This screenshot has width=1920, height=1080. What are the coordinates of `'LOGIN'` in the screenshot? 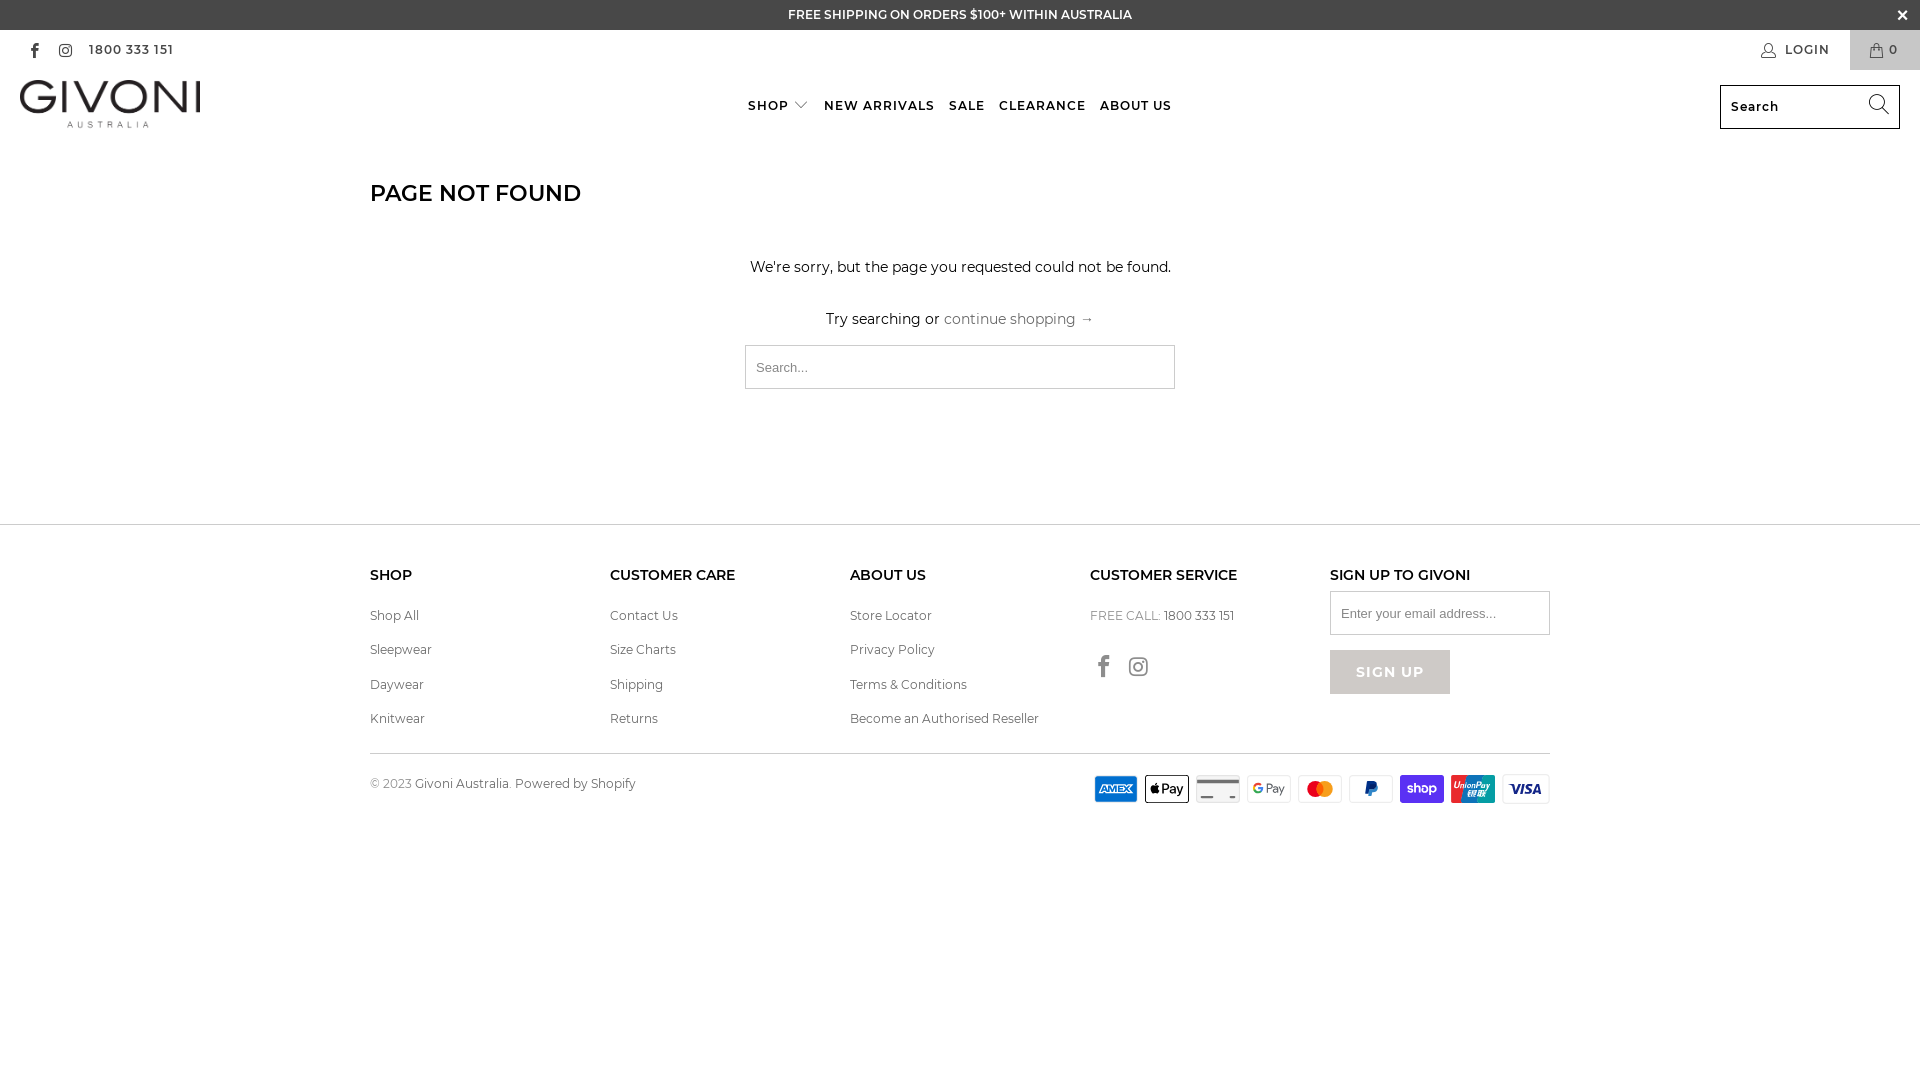 It's located at (1796, 49).